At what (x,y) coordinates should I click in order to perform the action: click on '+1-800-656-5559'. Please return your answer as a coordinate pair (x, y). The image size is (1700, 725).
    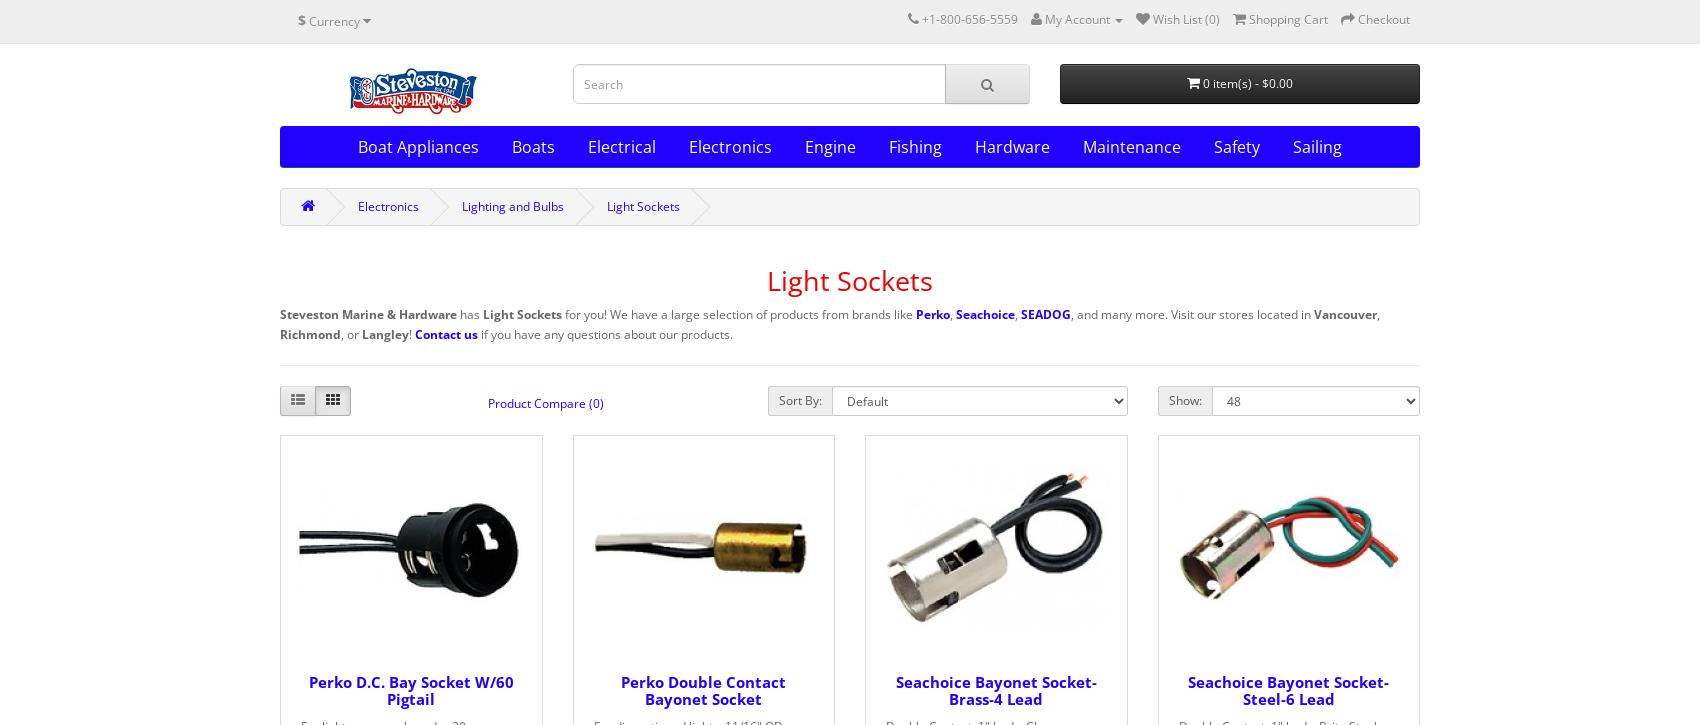
    Looking at the image, I should click on (969, 19).